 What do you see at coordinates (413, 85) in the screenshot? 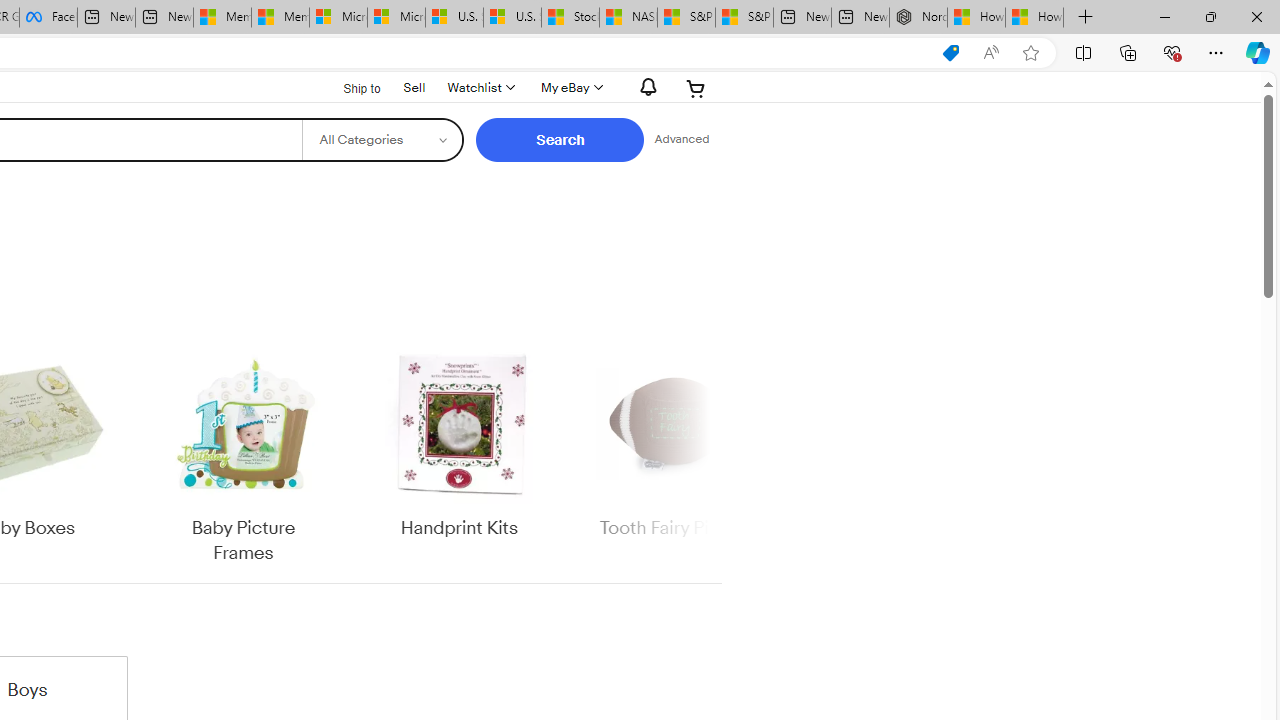
I see `'Sell'` at bounding box center [413, 85].